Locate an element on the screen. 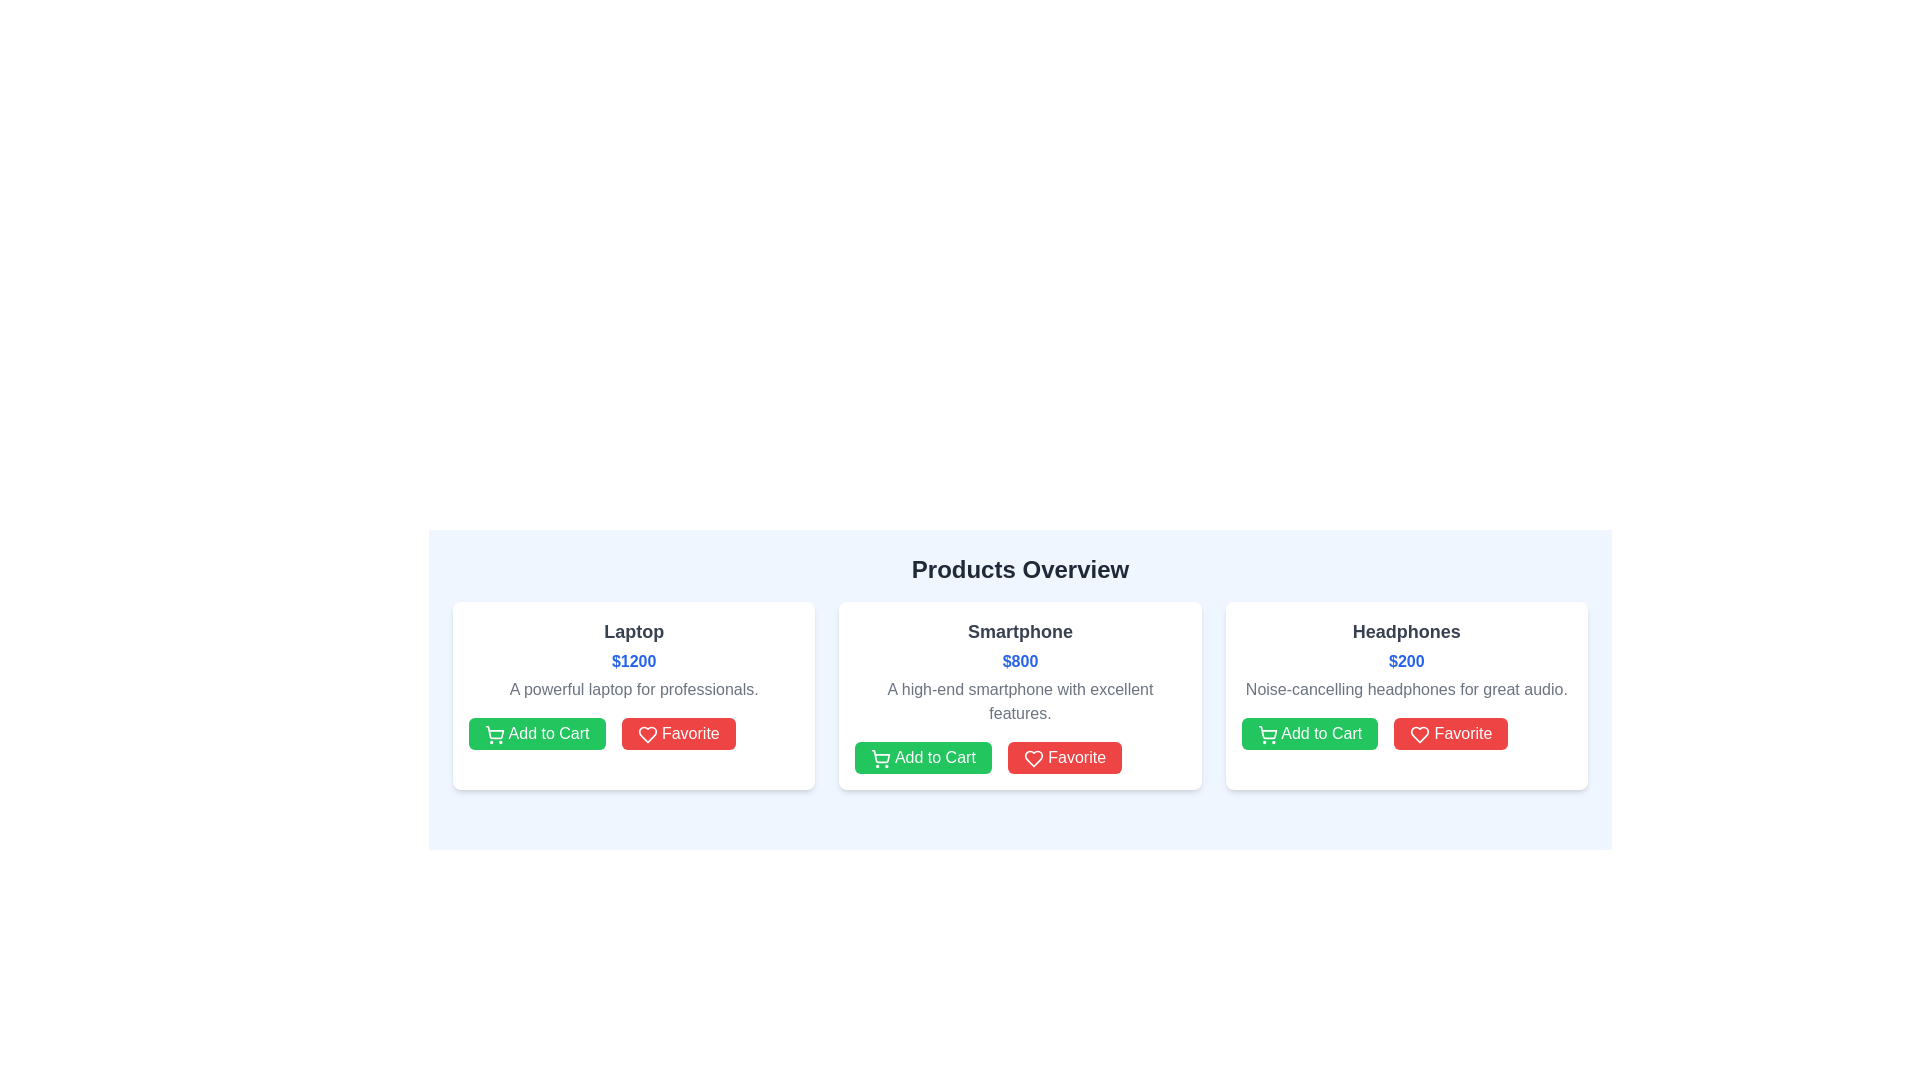 Image resolution: width=1920 pixels, height=1080 pixels. the heart icon within the 'Favorite' button of the first product card ('Laptop') in the list, which serves as a visual enhancement for marking an item as a favorite is located at coordinates (647, 734).